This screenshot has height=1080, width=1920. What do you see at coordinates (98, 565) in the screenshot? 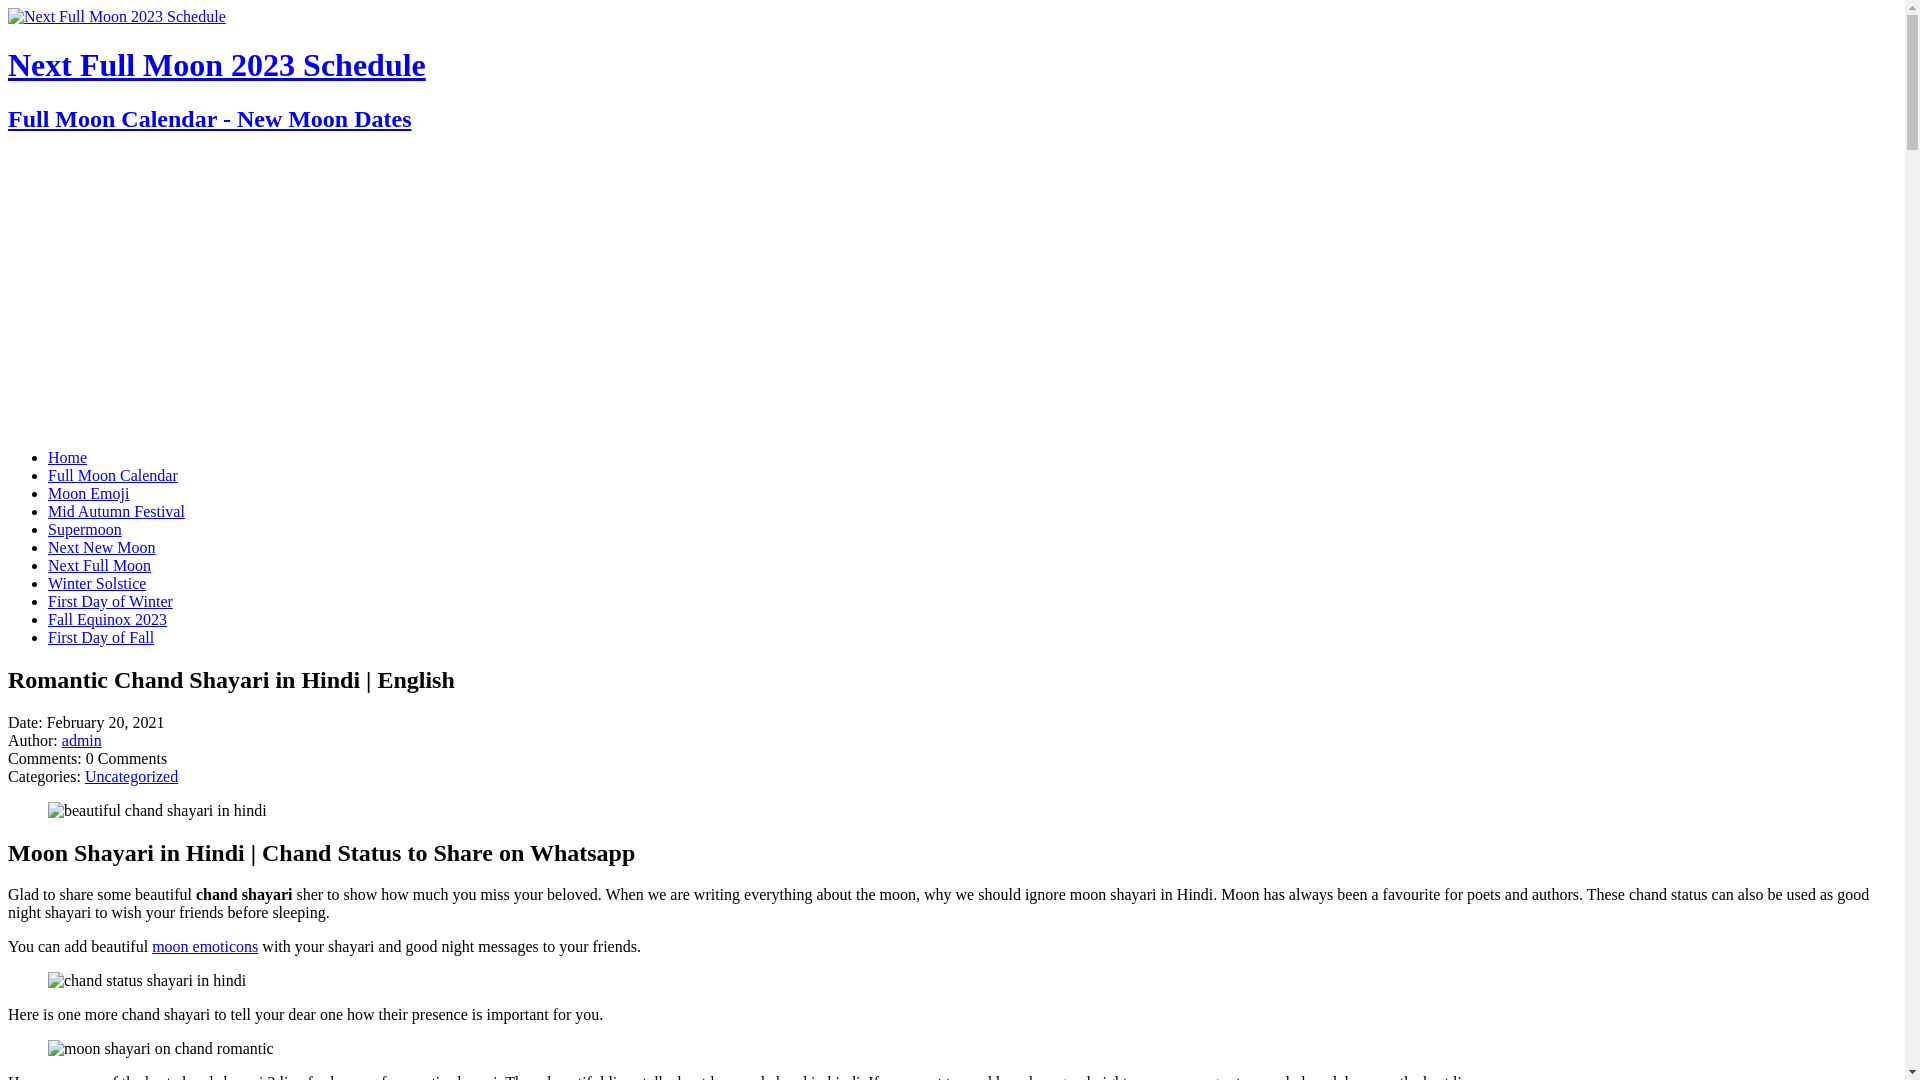
I see `'Next Full Moon'` at bounding box center [98, 565].